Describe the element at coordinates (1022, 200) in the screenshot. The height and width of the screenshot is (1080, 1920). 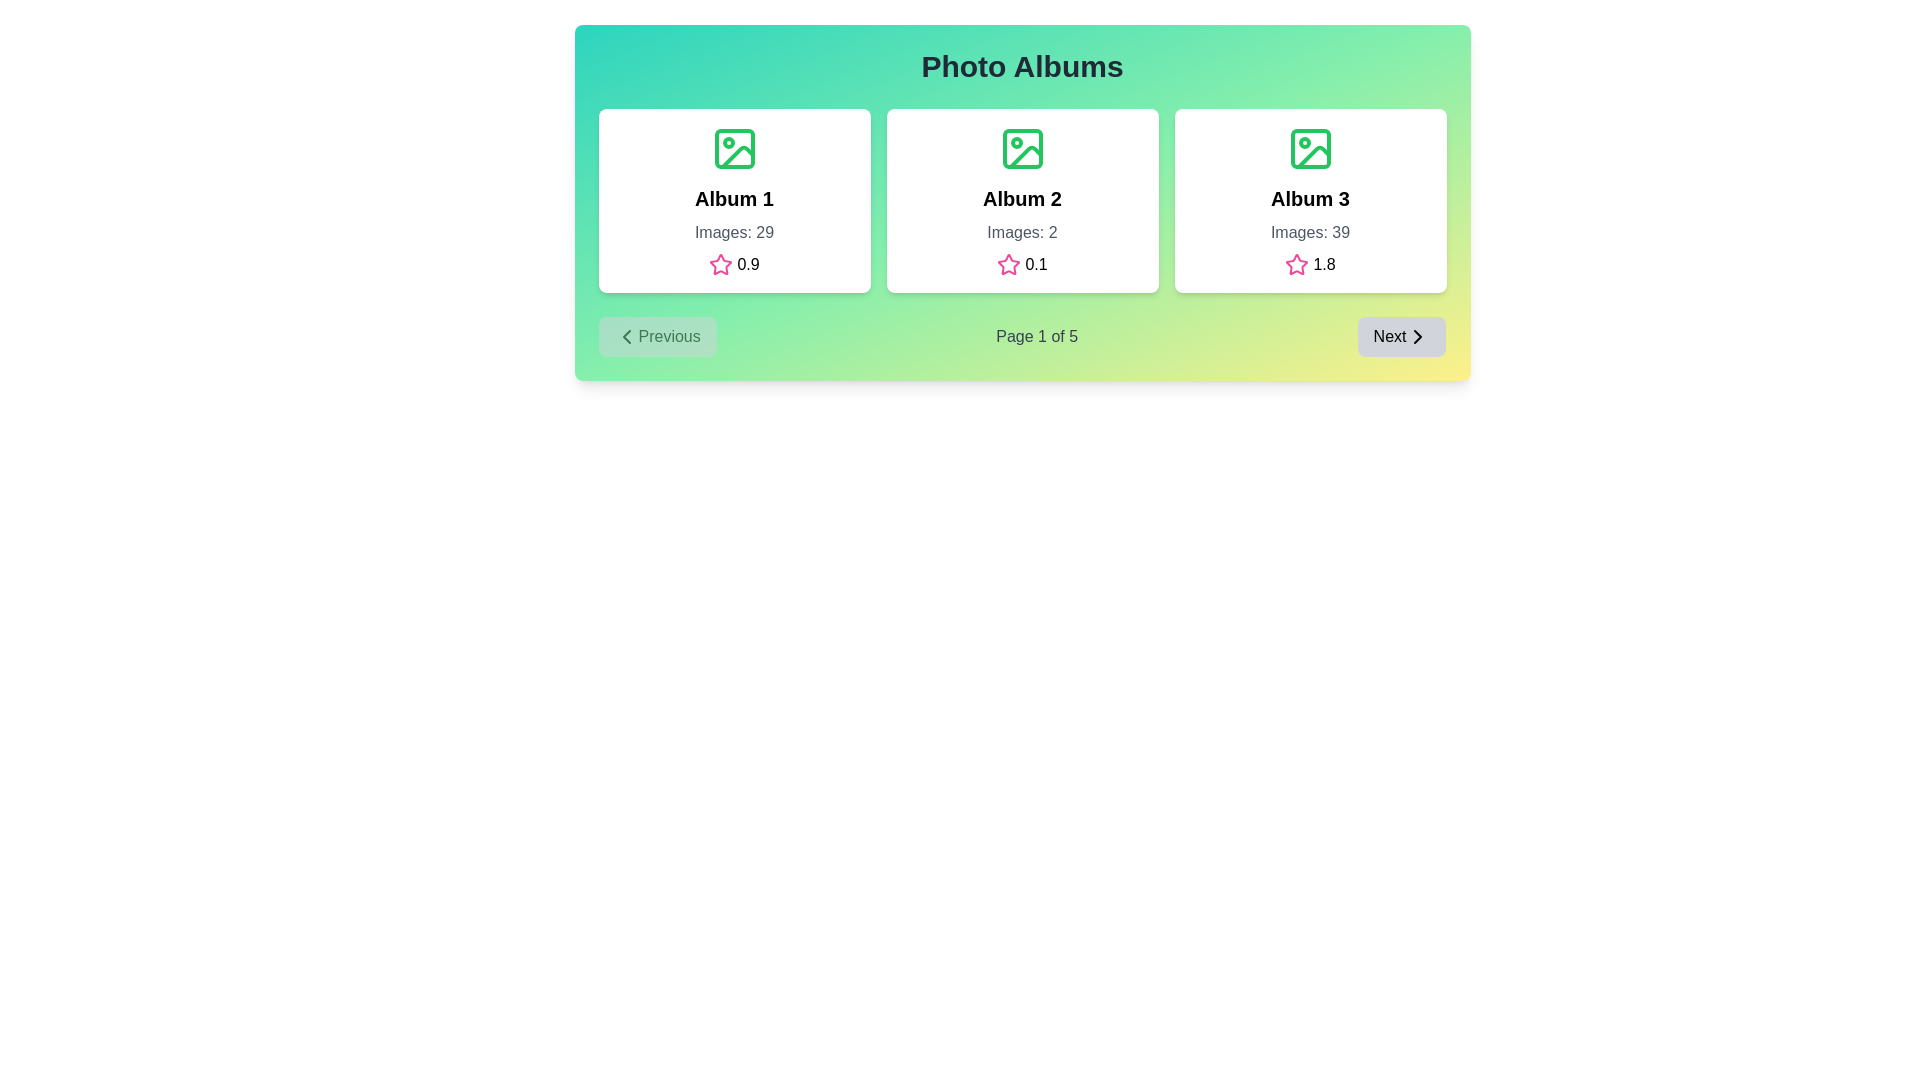
I see `the middle card element in the gallery interface` at that location.